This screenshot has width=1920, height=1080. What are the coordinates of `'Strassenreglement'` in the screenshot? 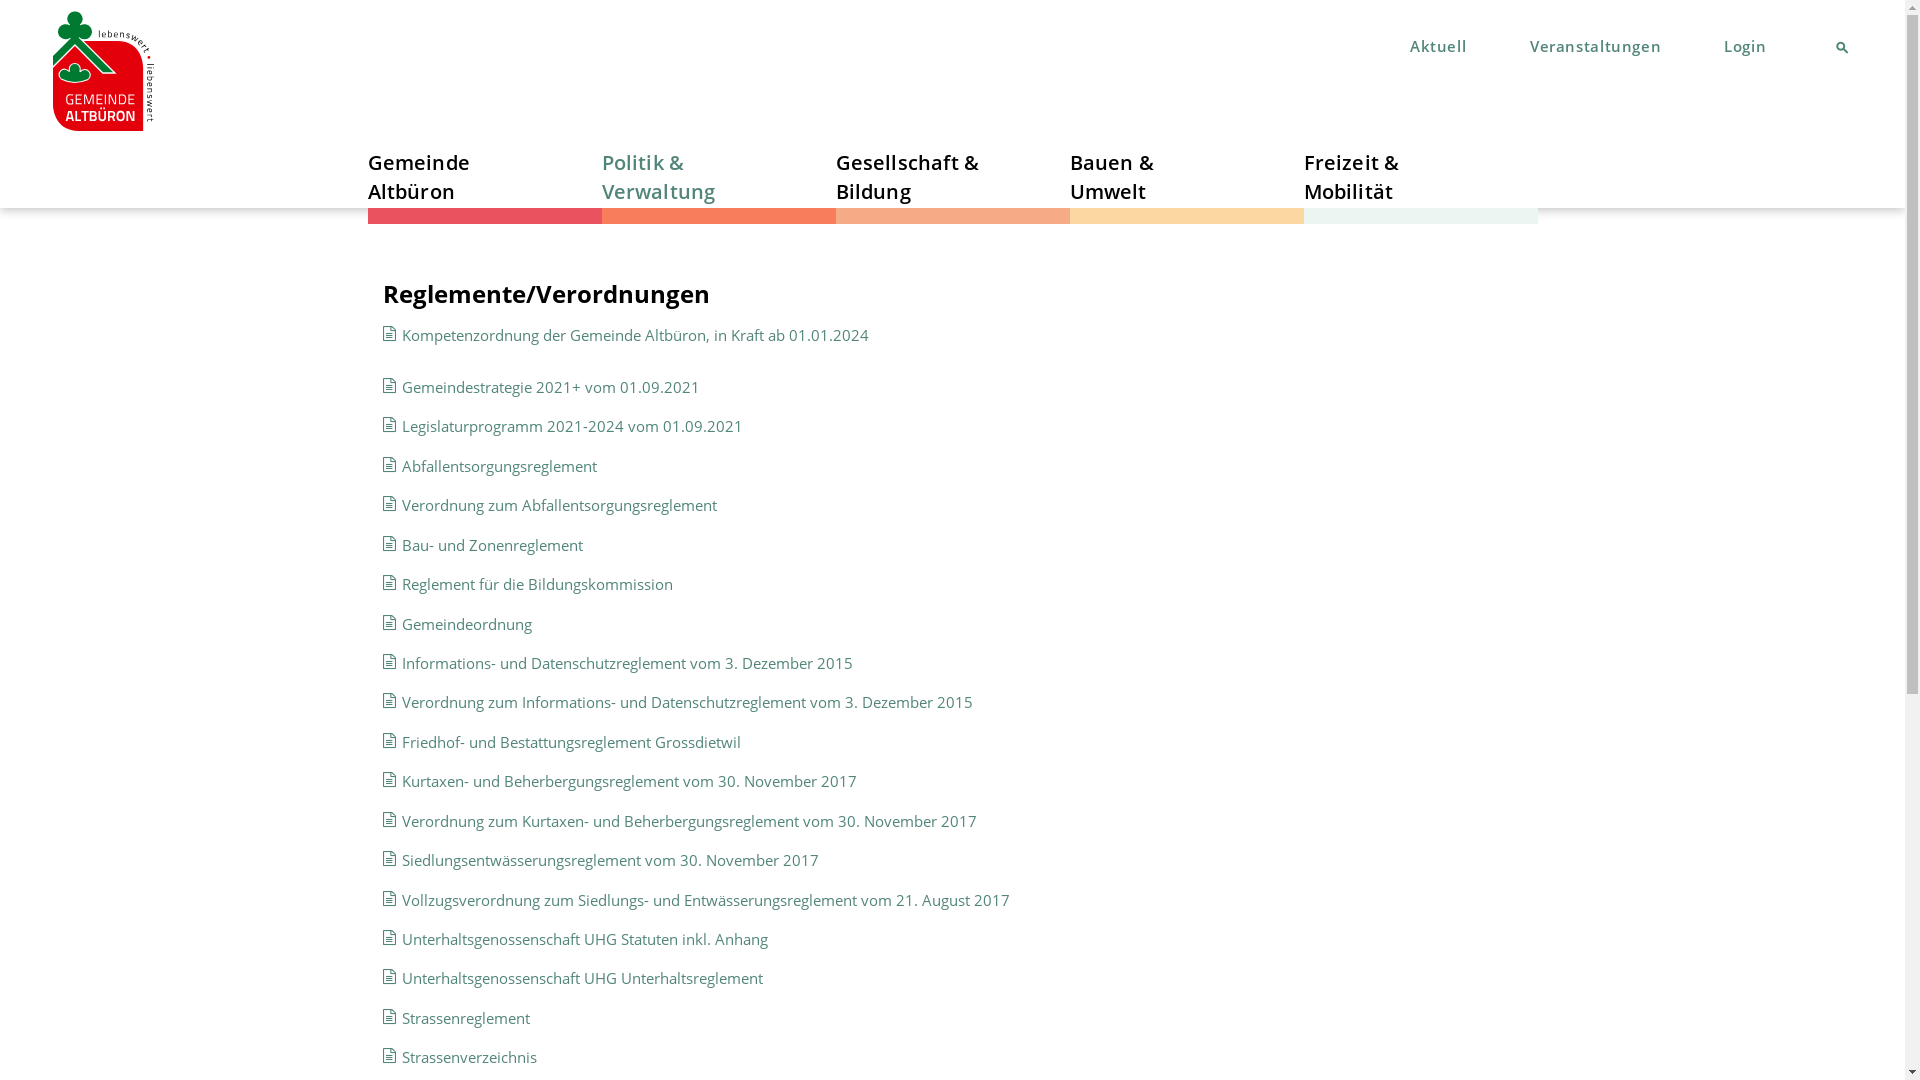 It's located at (401, 1018).